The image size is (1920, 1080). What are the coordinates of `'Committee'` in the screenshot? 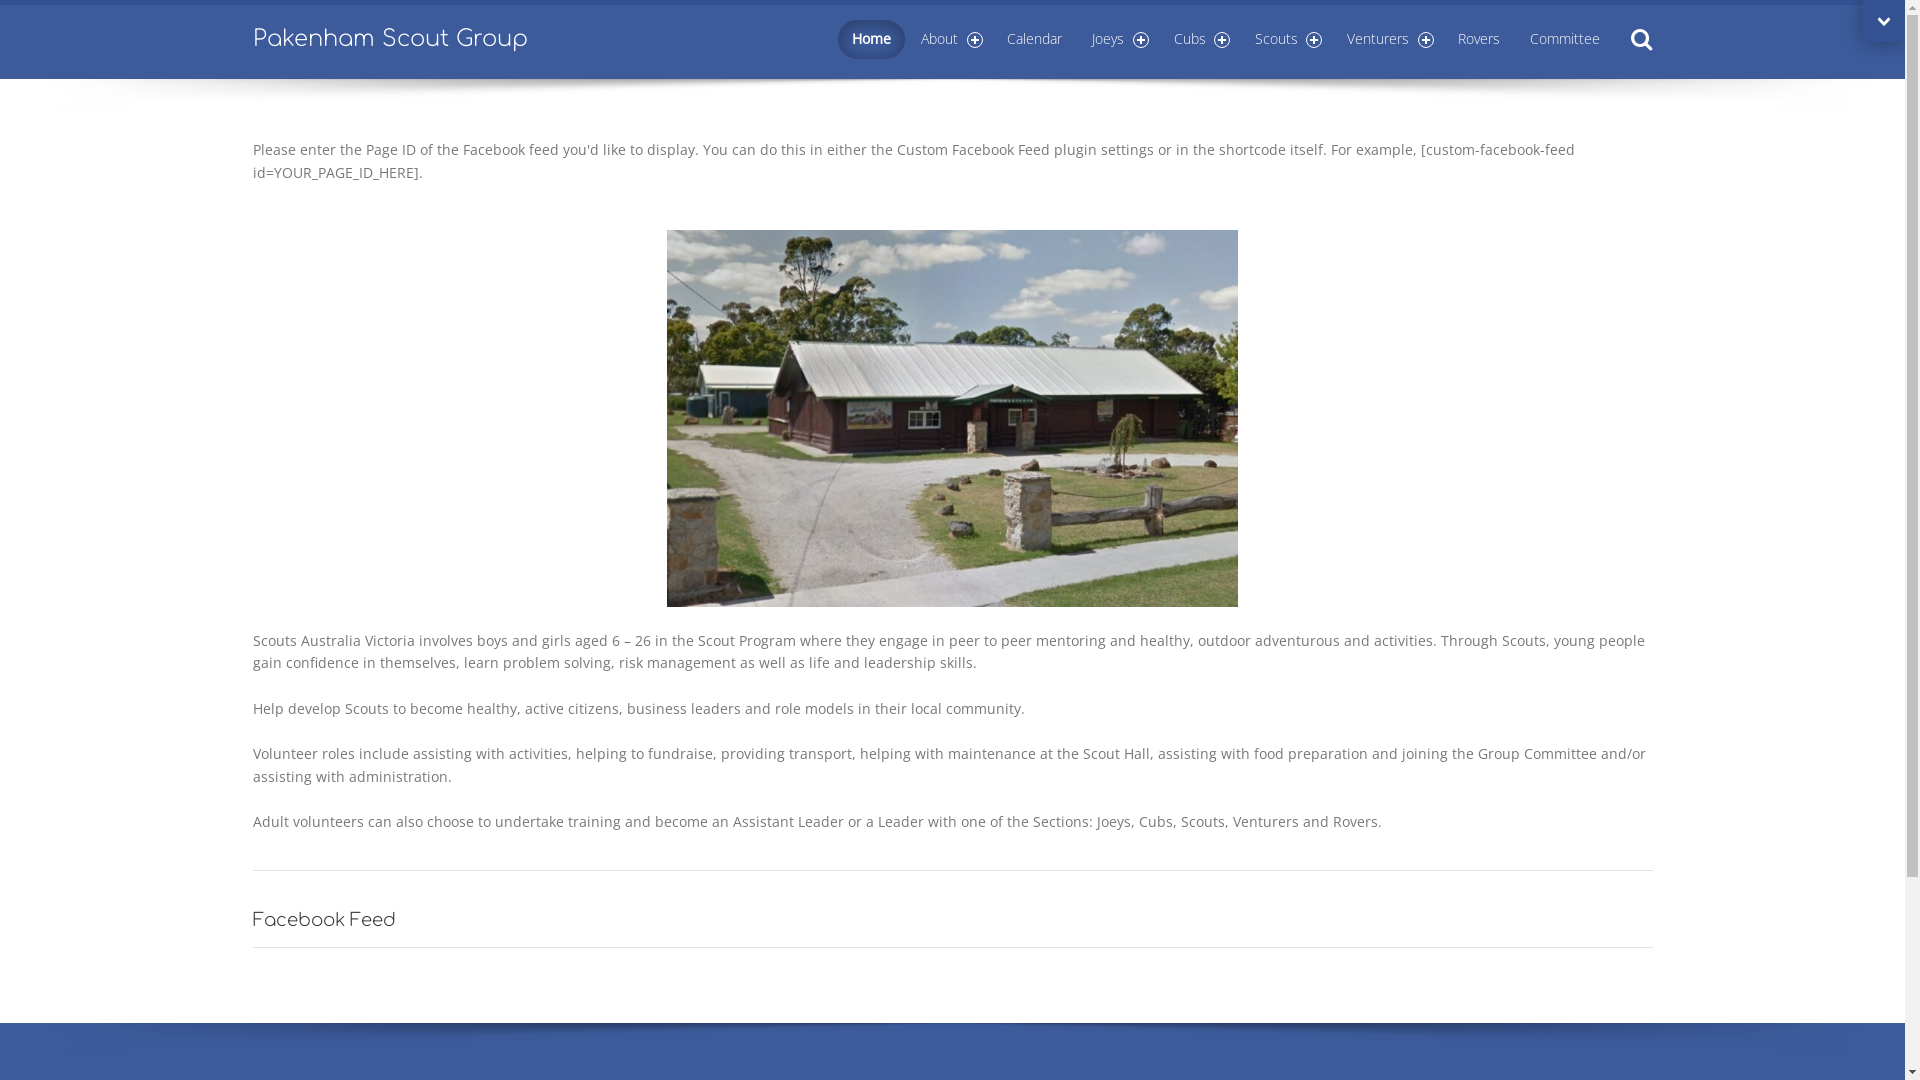 It's located at (1563, 39).